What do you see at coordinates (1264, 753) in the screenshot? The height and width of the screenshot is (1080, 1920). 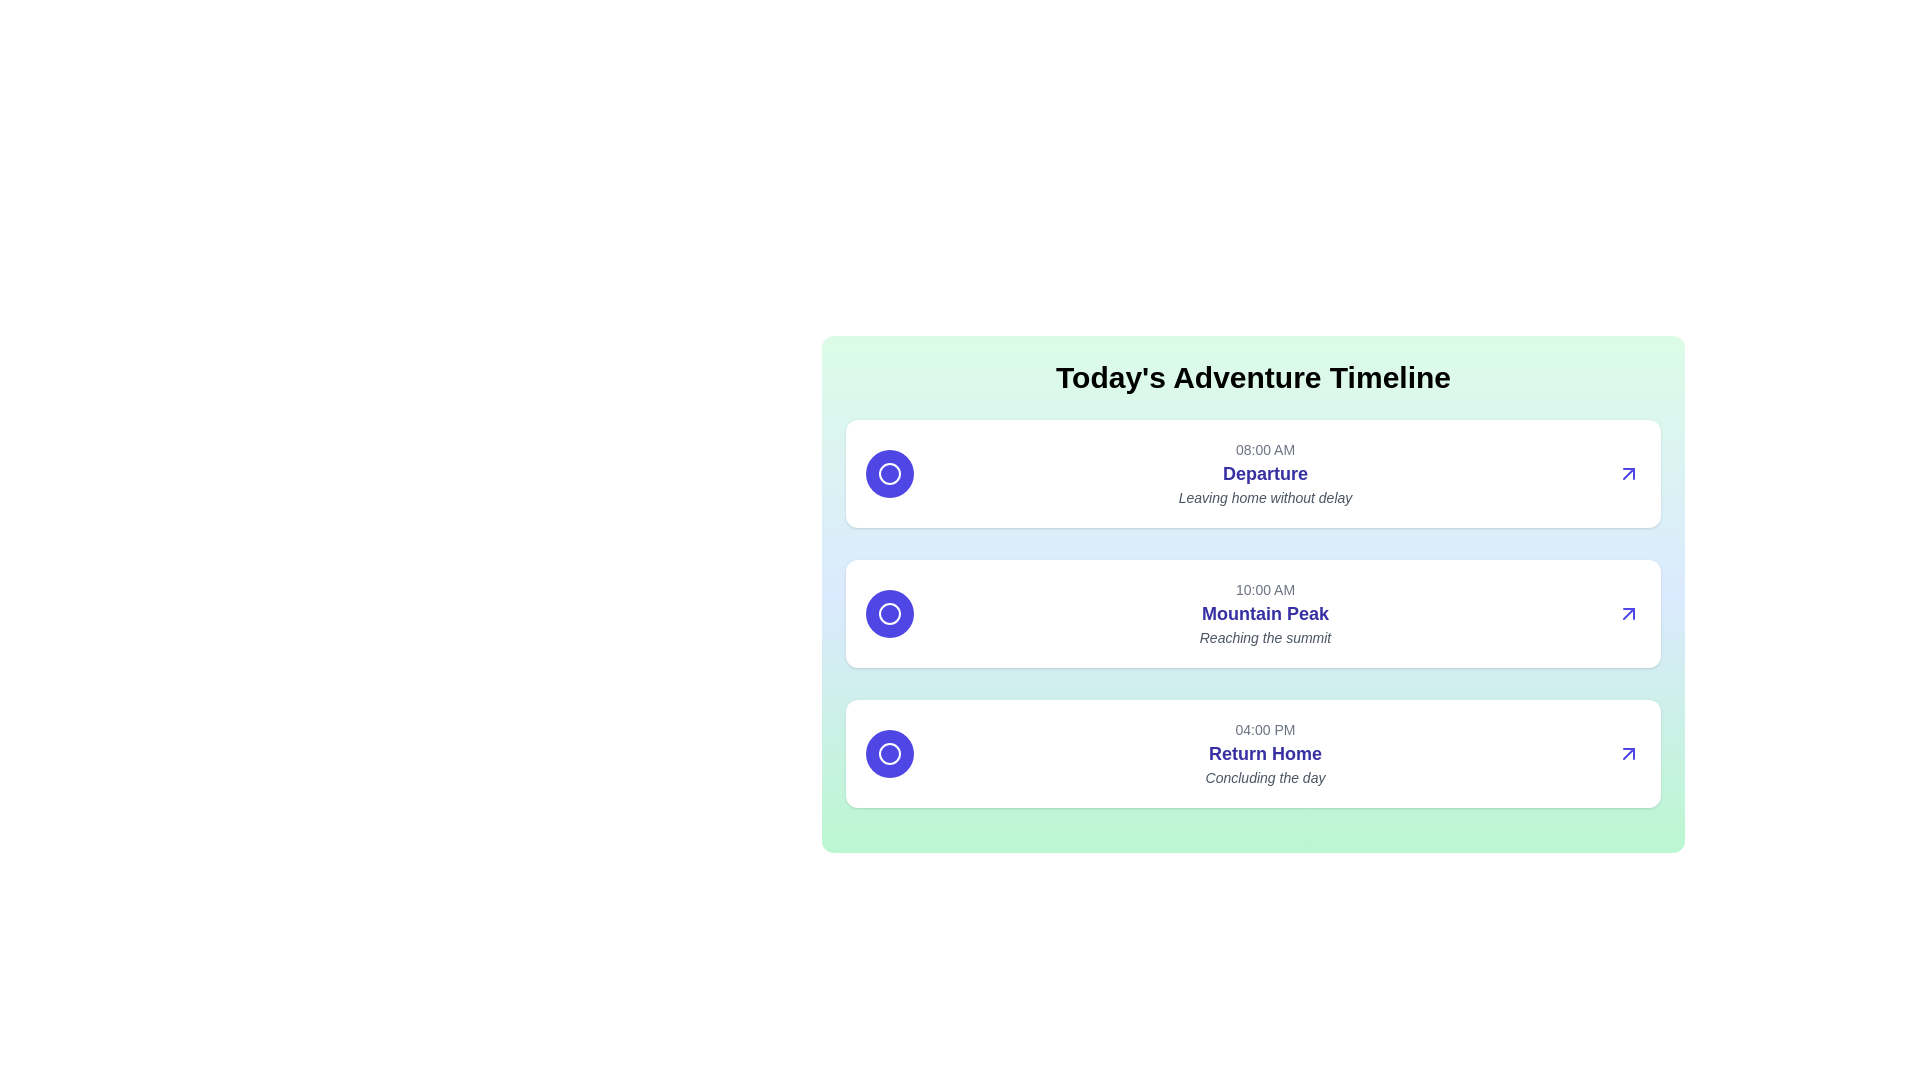 I see `the timeline entry displaying 'Return Home' at '04:00 PM'` at bounding box center [1264, 753].